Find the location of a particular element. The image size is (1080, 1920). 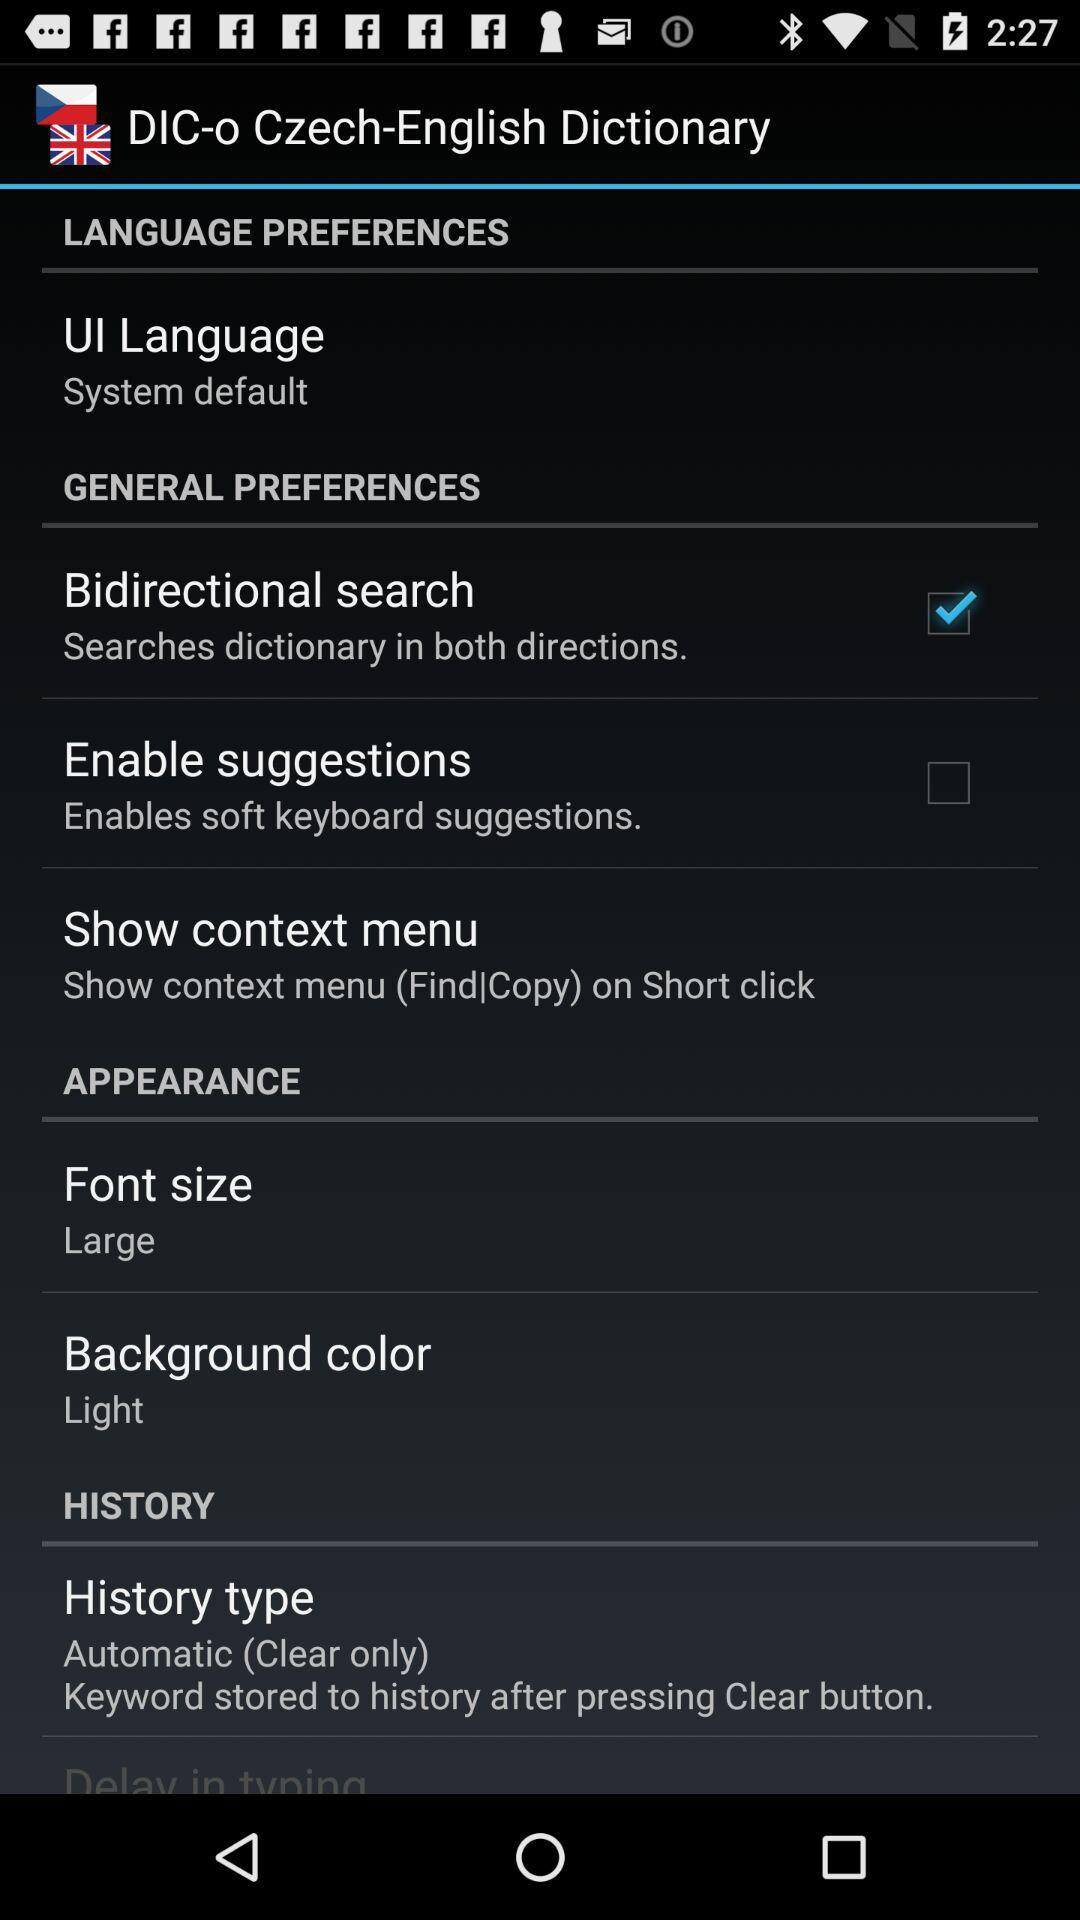

general preferences icon is located at coordinates (540, 485).